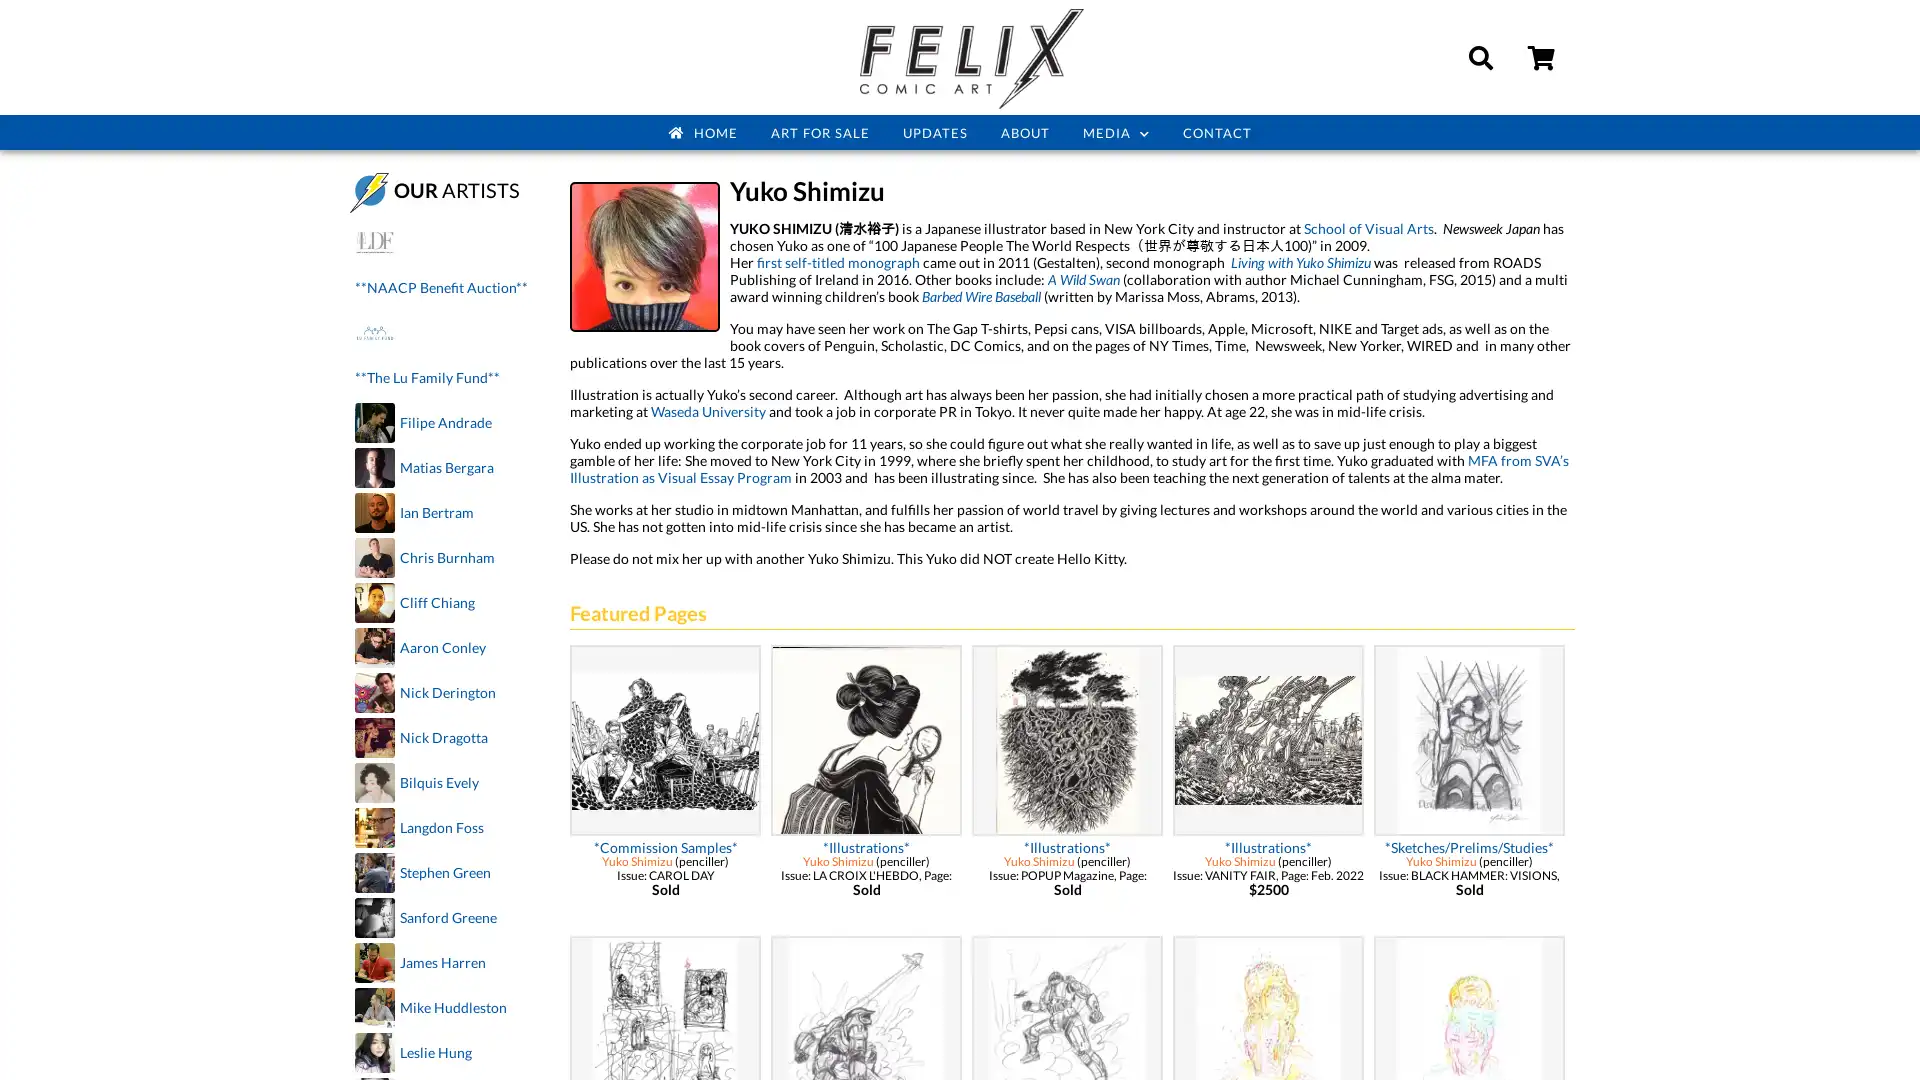  Describe the element at coordinates (1884, 130) in the screenshot. I see `Go!` at that location.